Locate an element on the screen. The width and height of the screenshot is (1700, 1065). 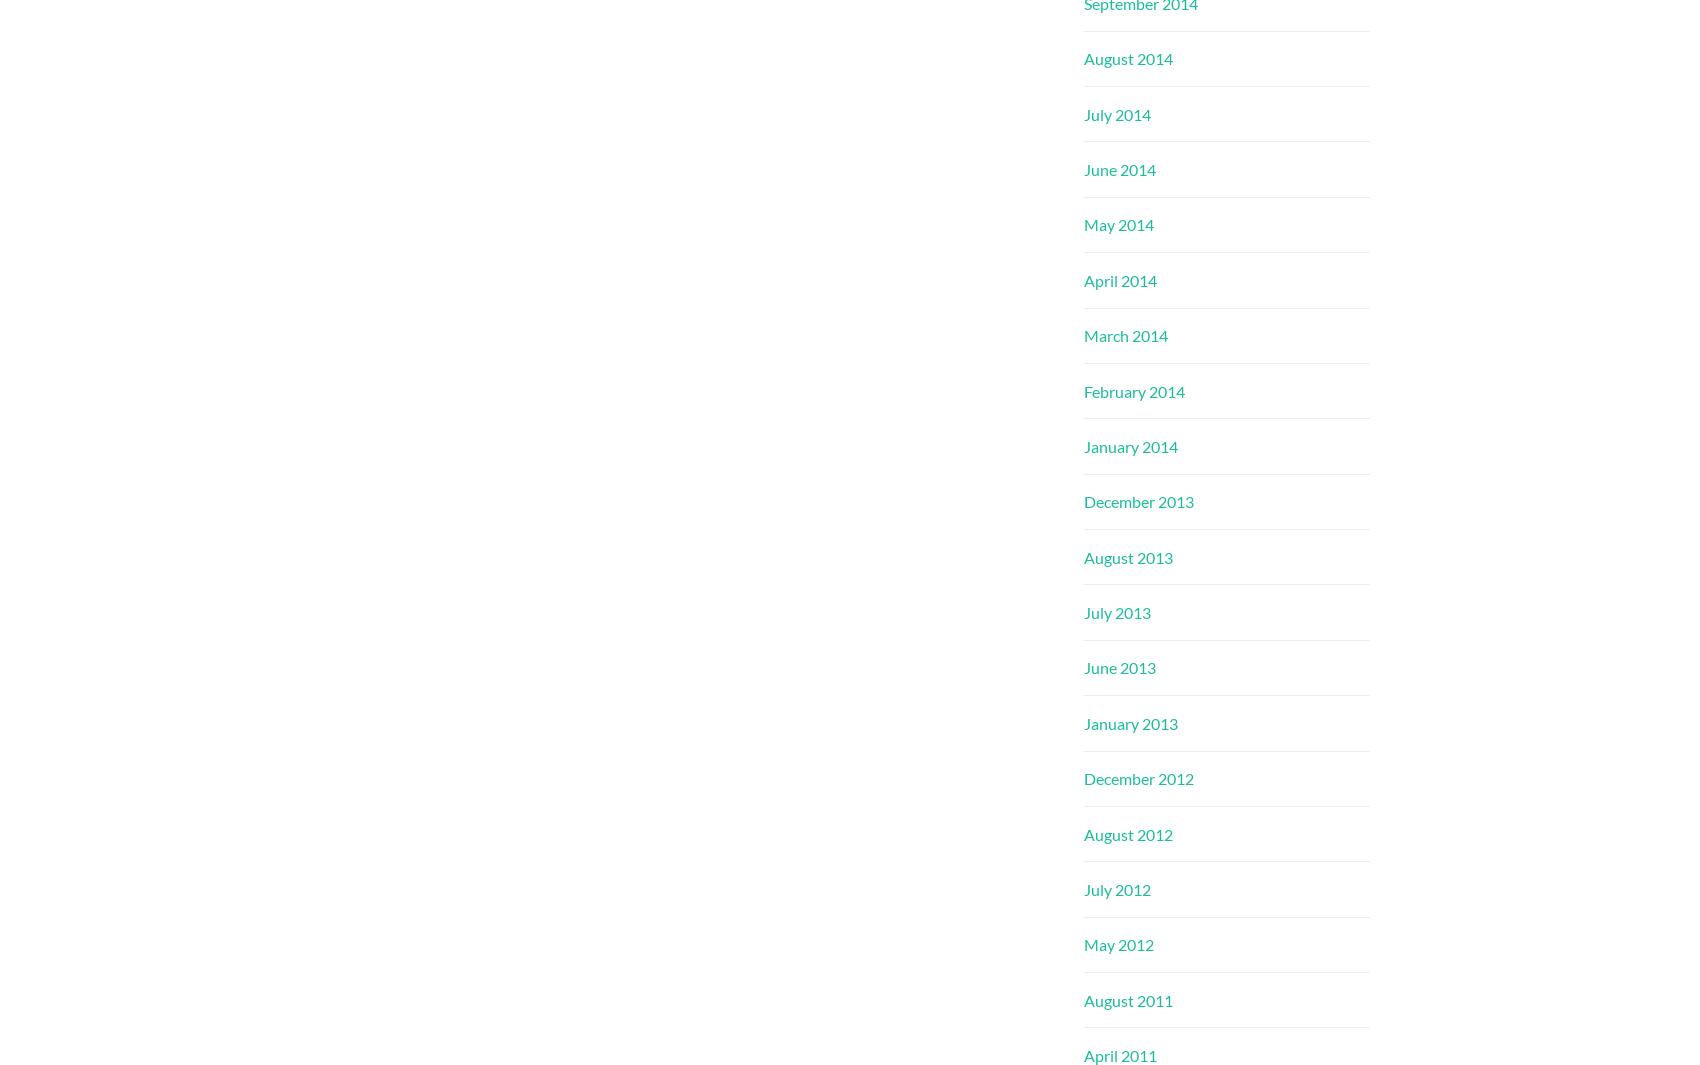
'June 2013' is located at coordinates (1083, 667).